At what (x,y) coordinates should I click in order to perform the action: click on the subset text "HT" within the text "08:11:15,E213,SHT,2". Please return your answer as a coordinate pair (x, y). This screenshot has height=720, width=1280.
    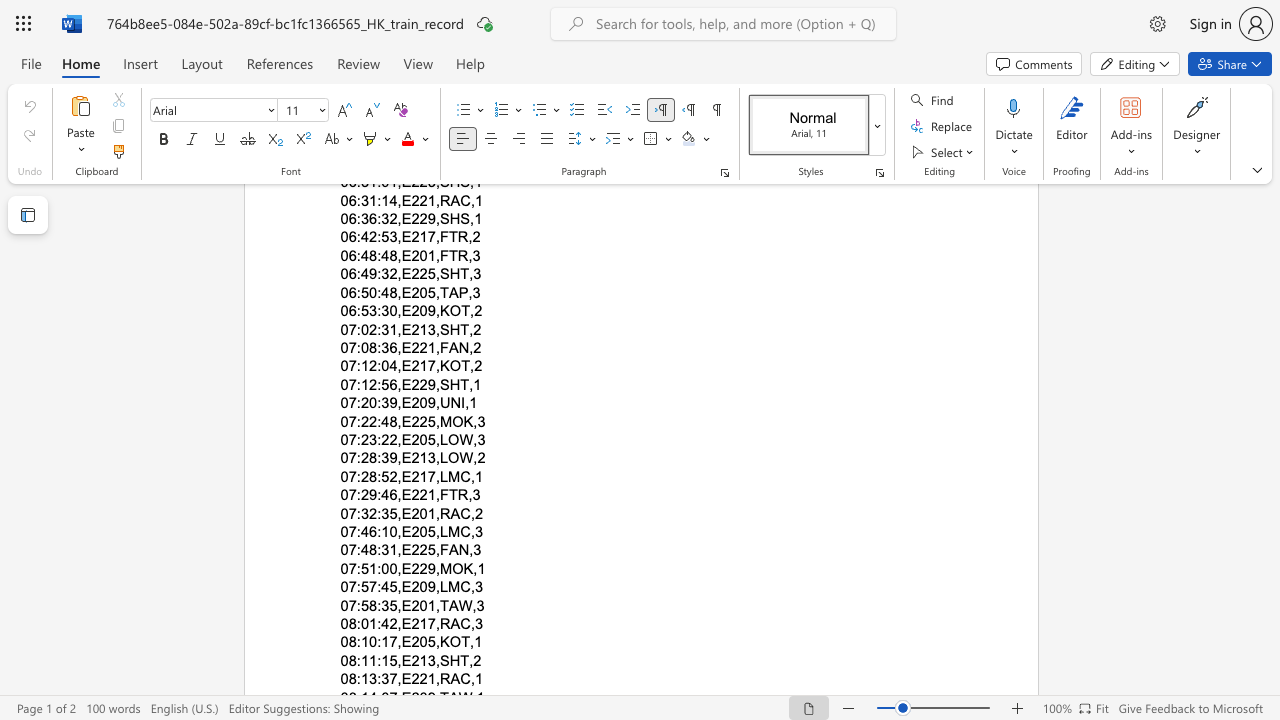
    Looking at the image, I should click on (448, 660).